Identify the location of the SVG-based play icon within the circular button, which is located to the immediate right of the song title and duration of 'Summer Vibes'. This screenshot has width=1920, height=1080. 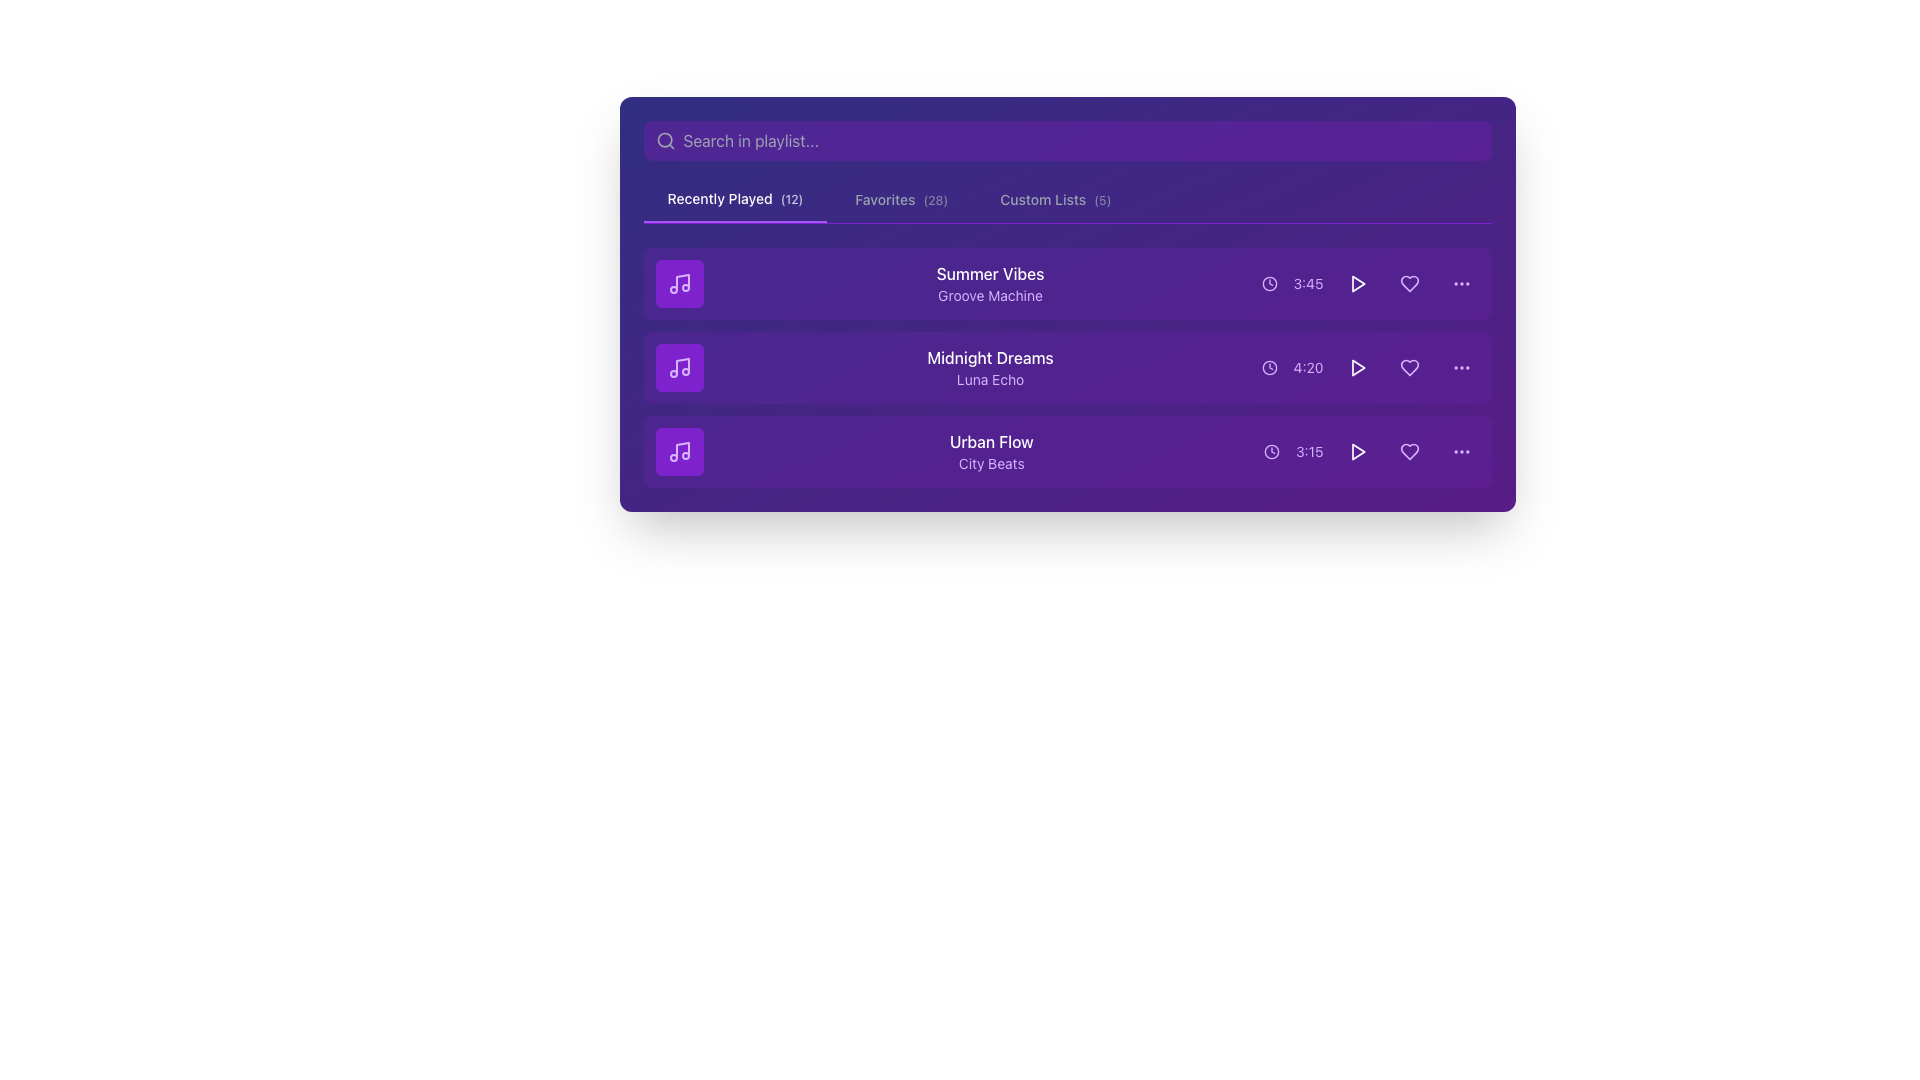
(1357, 284).